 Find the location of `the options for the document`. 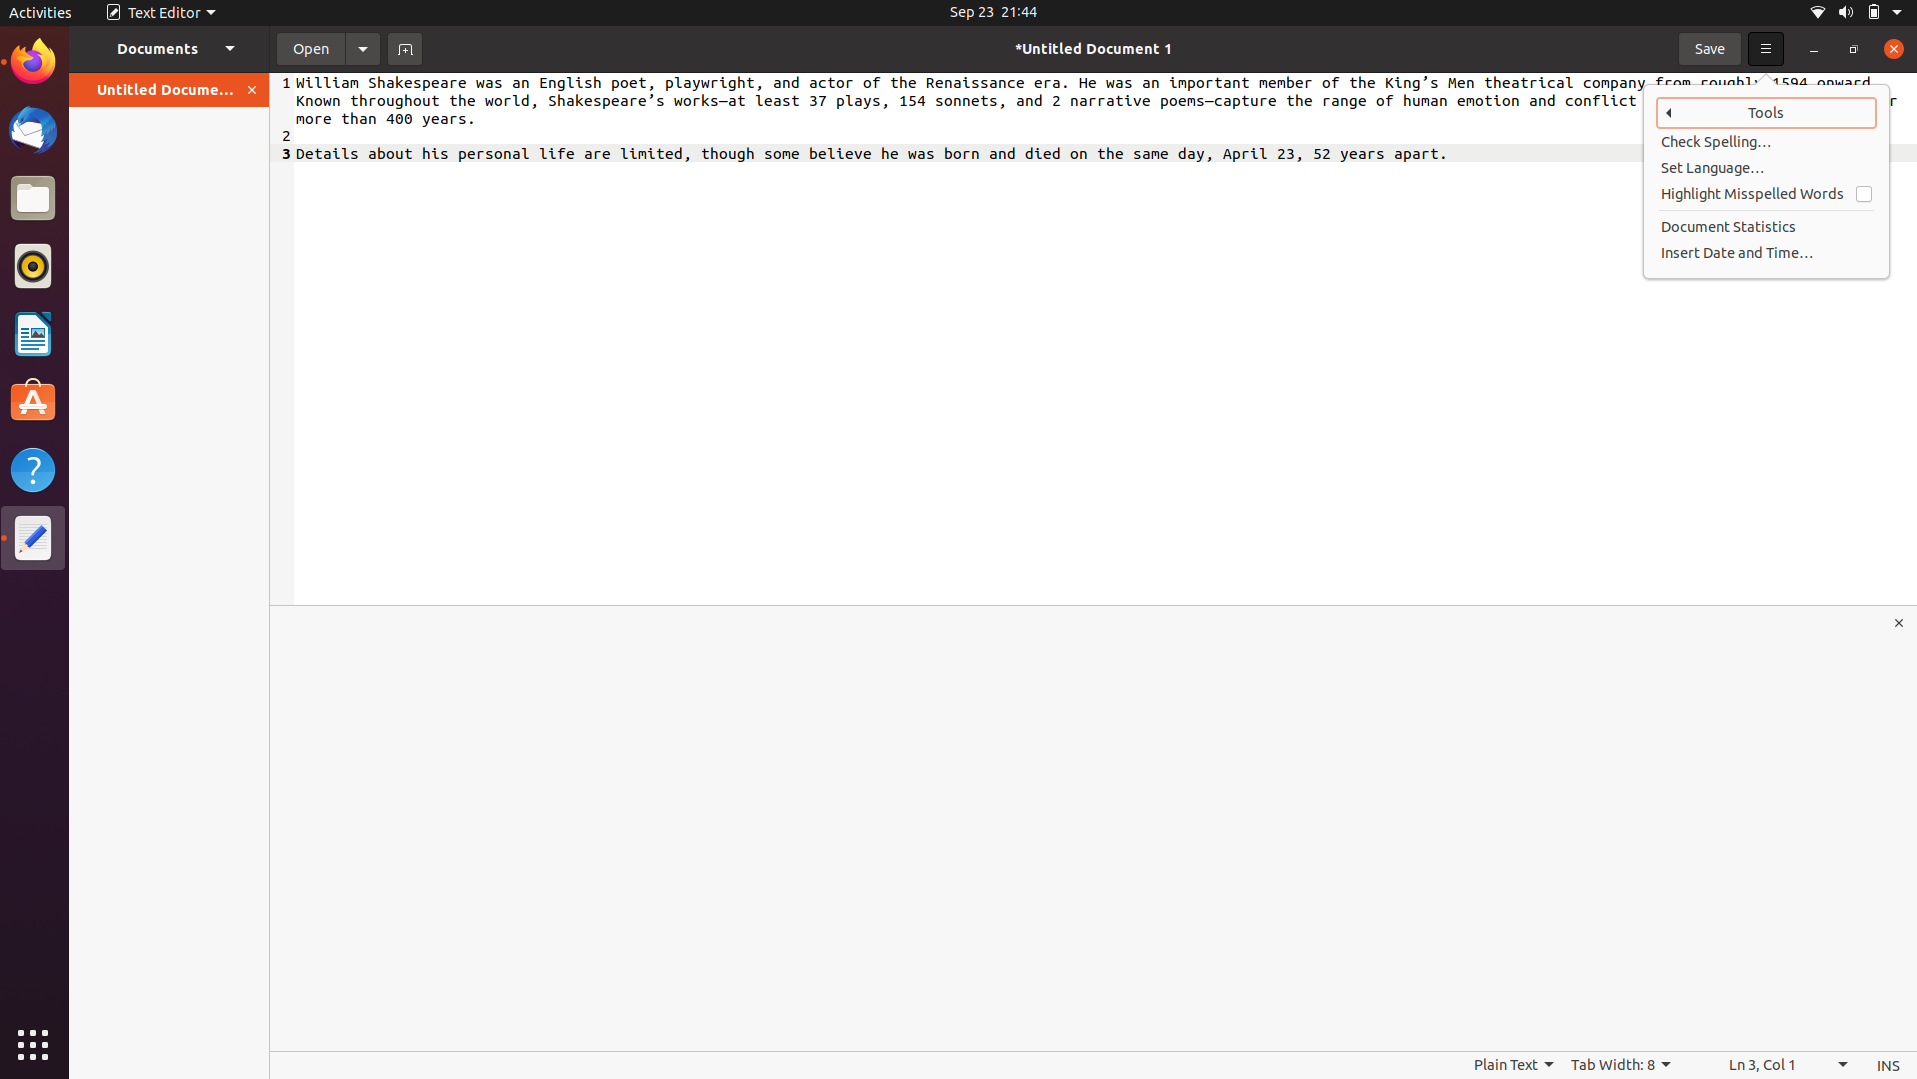

the options for the document is located at coordinates (362, 47).